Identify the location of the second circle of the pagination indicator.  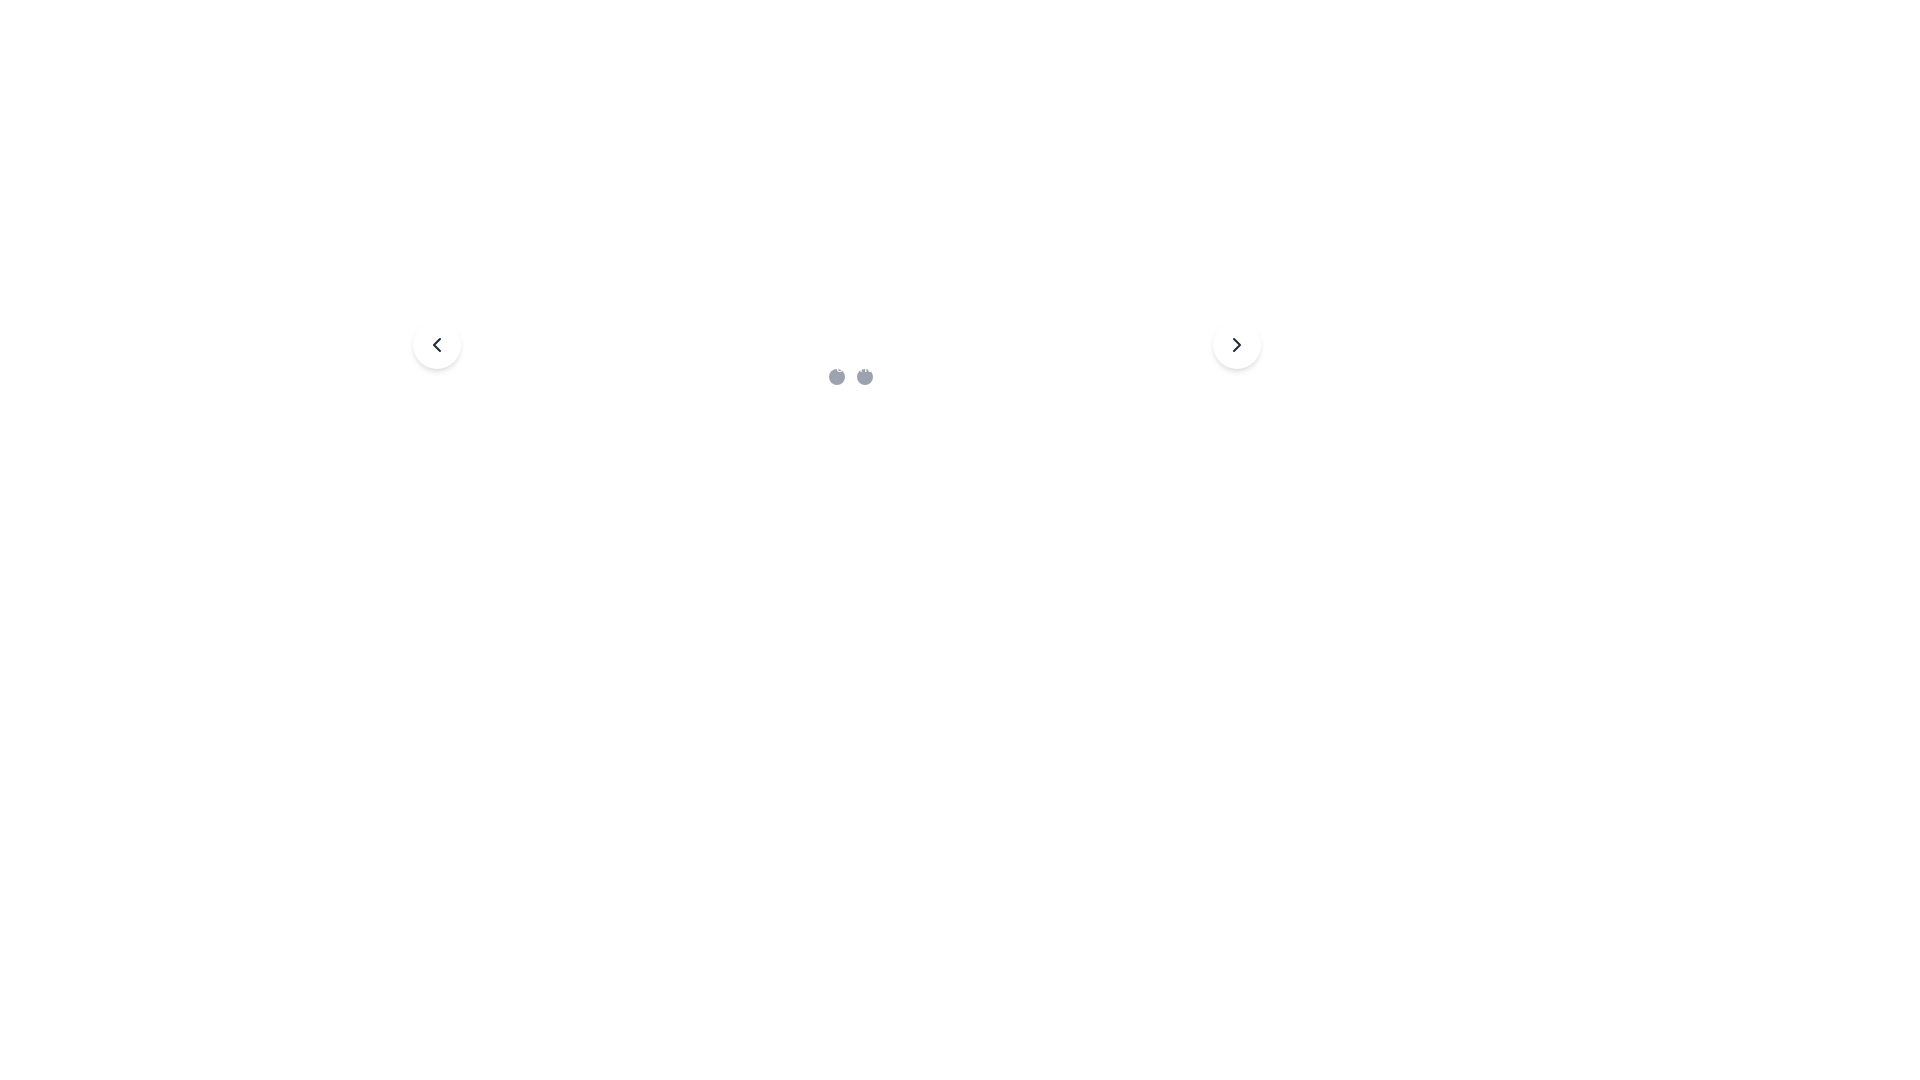
(836, 377).